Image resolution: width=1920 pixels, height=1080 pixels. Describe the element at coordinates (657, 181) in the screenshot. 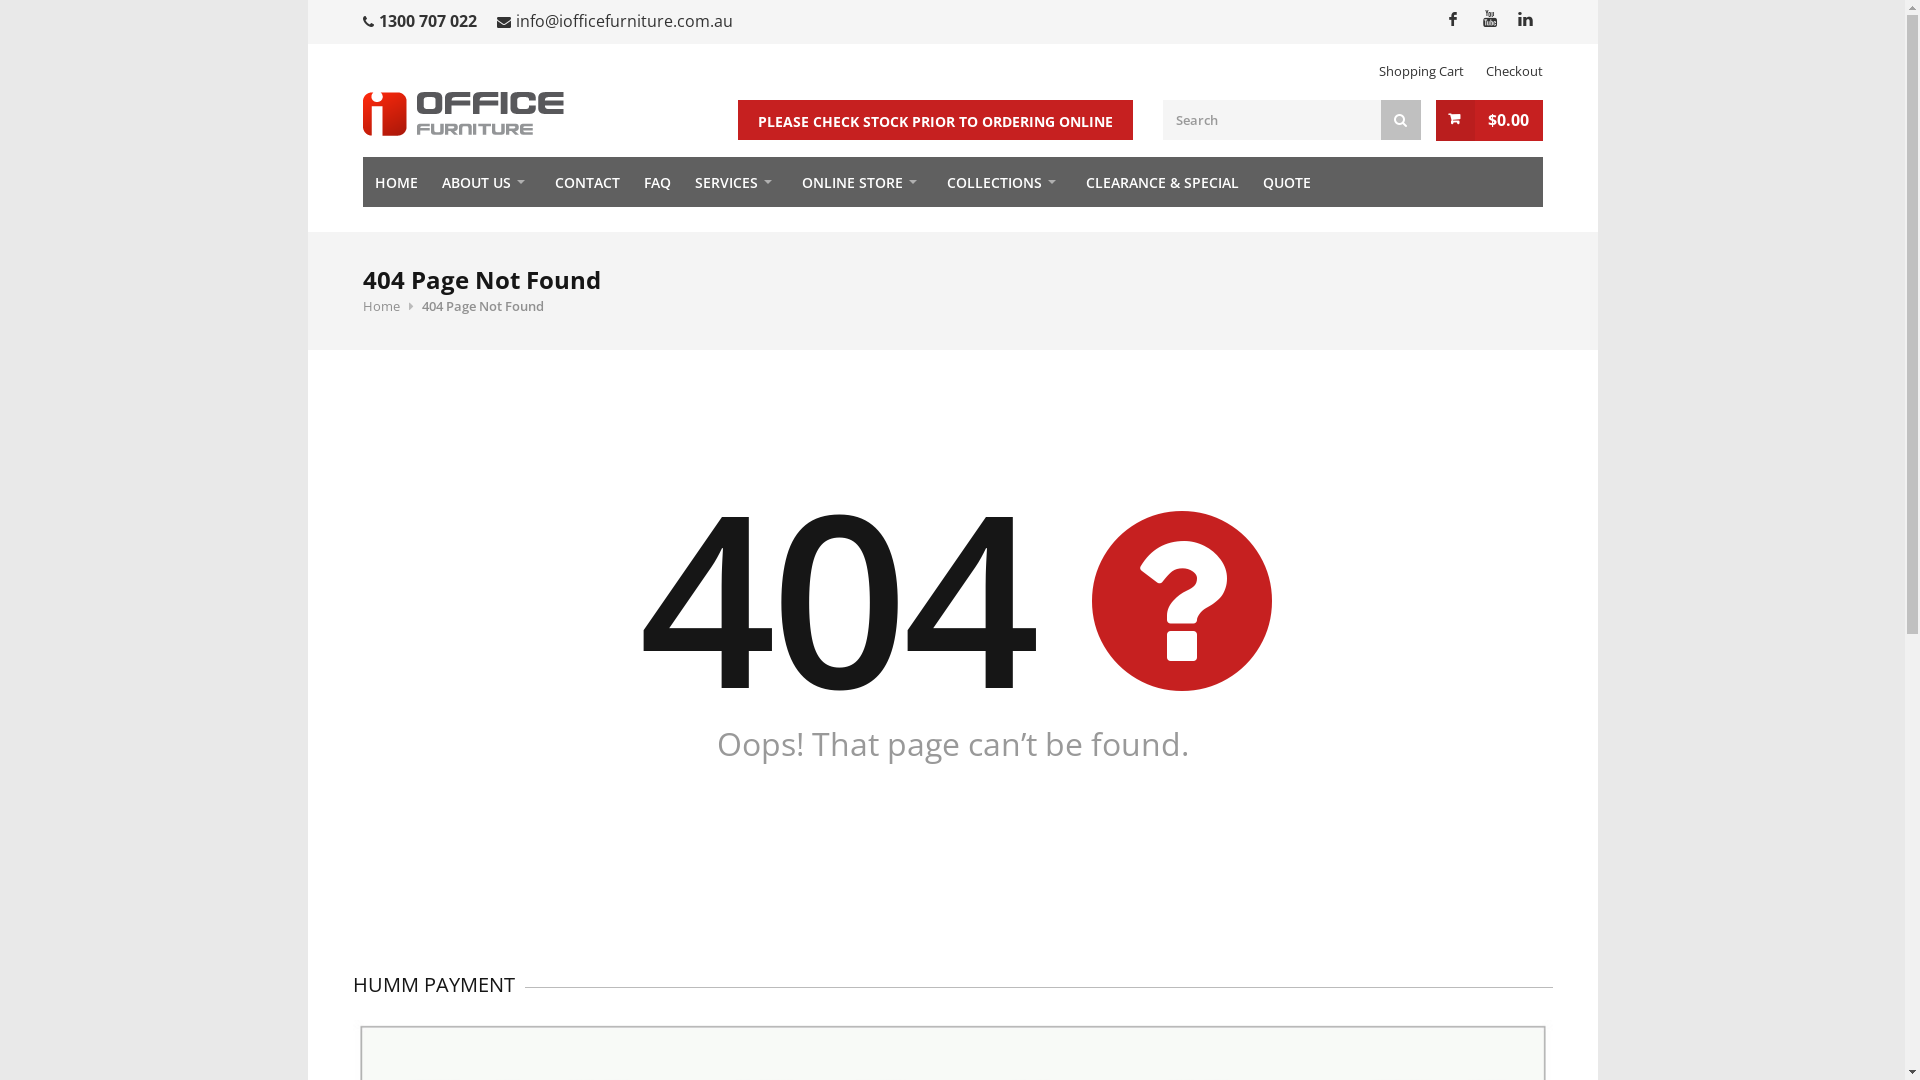

I see `'FAQ'` at that location.